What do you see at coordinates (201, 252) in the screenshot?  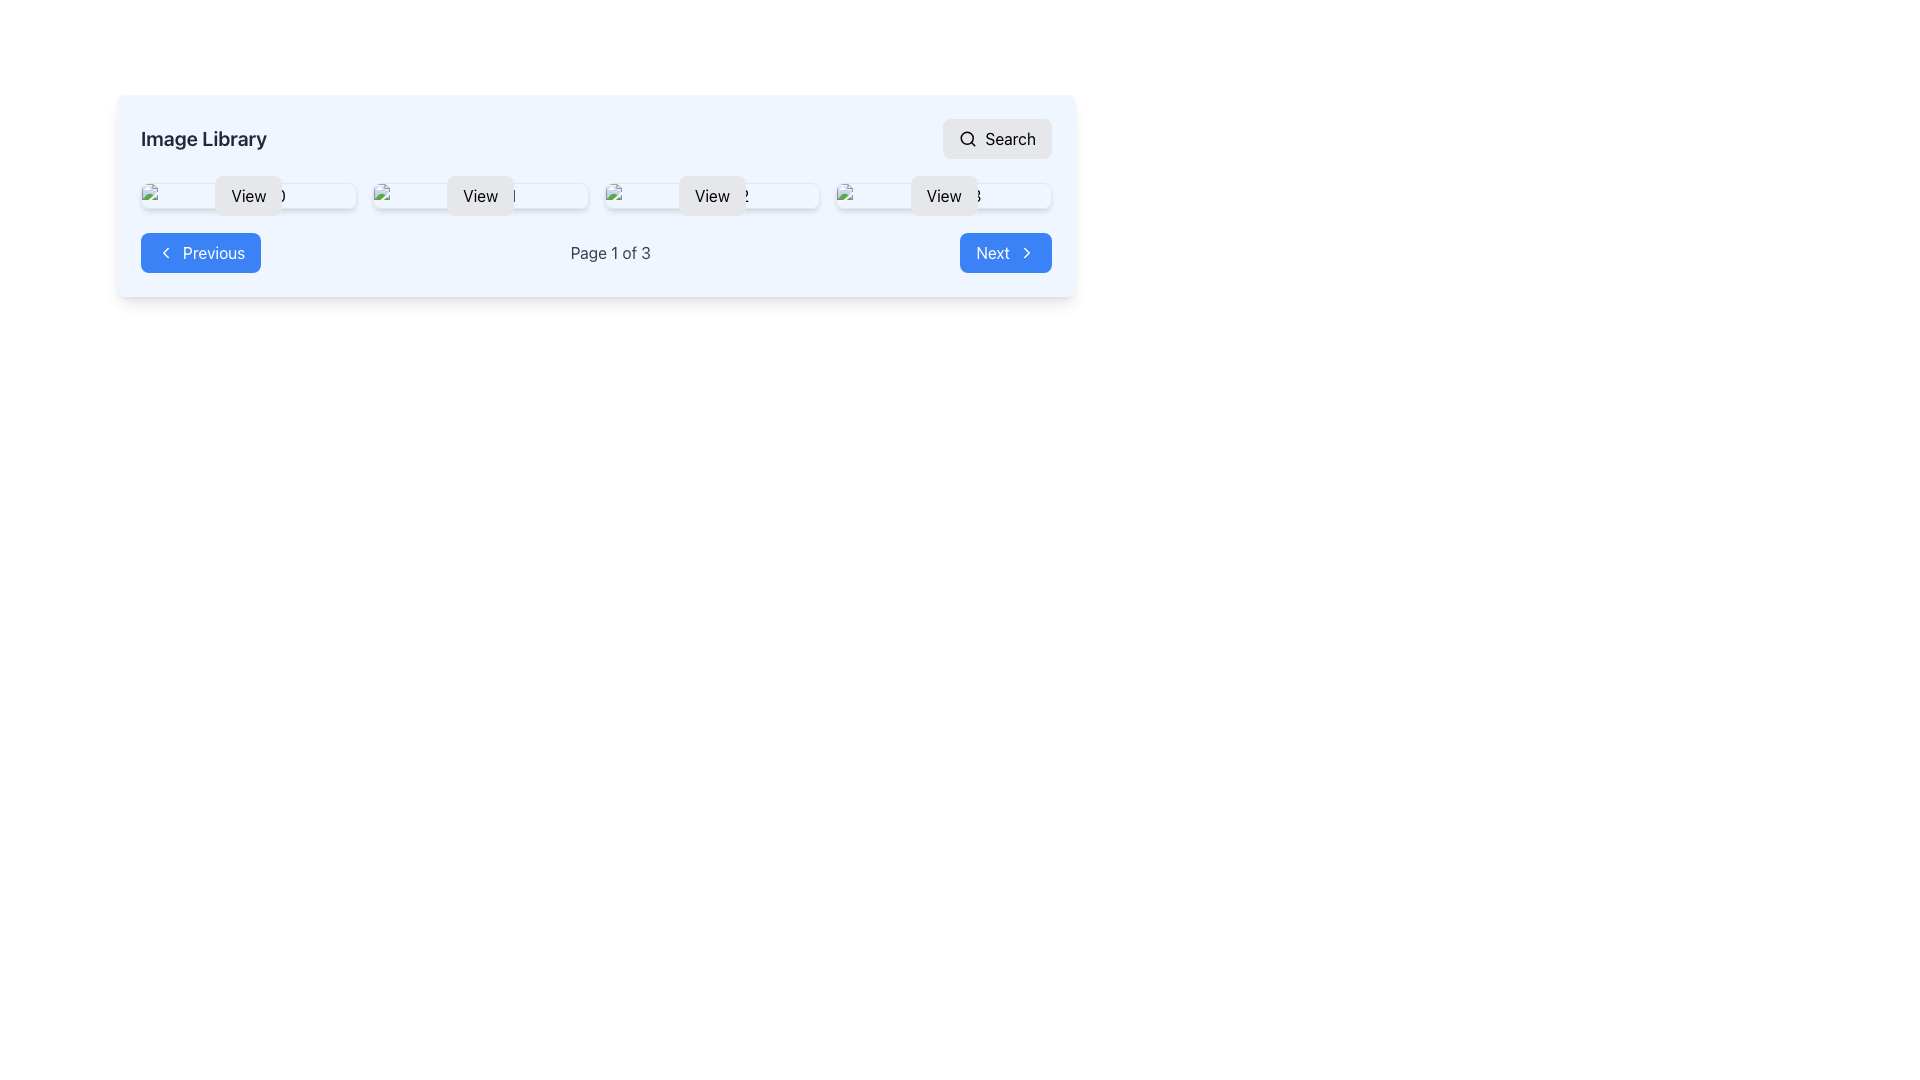 I see `the first button in the bottom left corner of the navigation bar` at bounding box center [201, 252].